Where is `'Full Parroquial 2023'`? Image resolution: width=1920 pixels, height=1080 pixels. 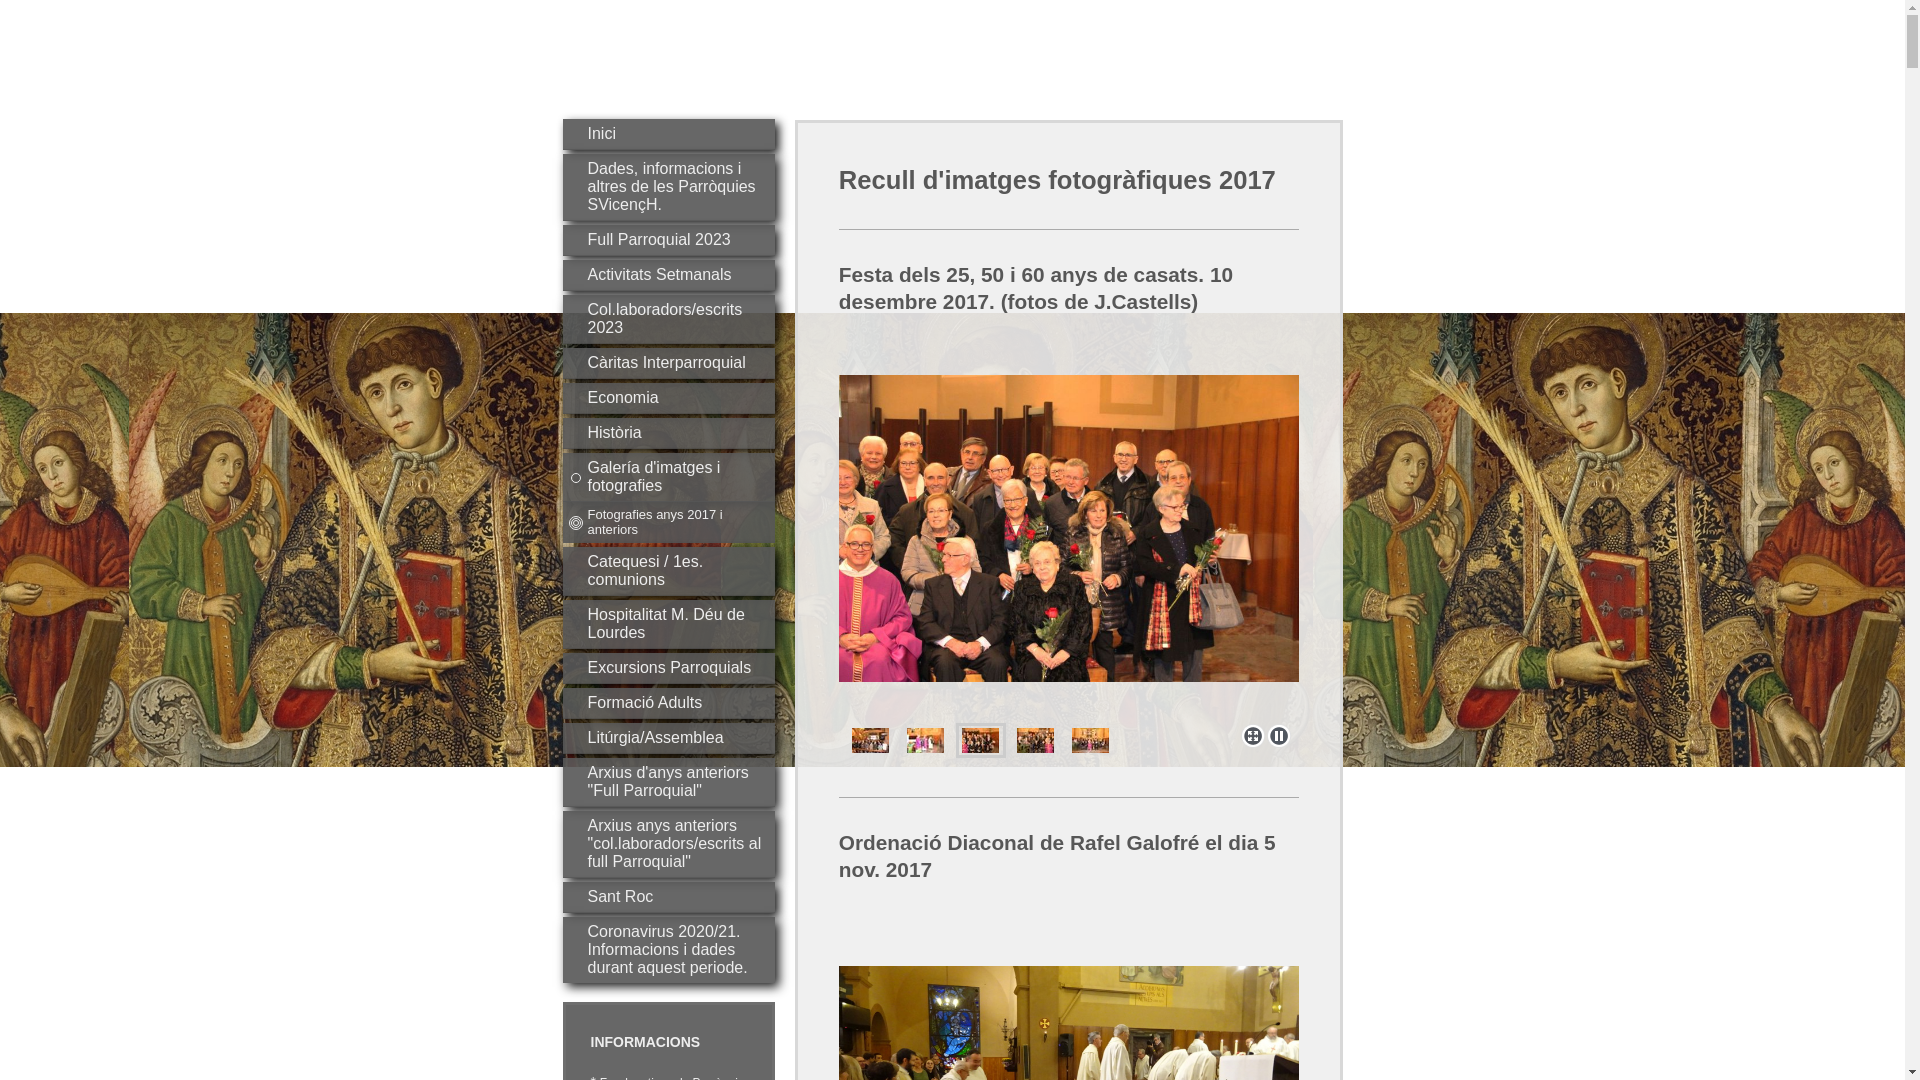 'Full Parroquial 2023' is located at coordinates (667, 239).